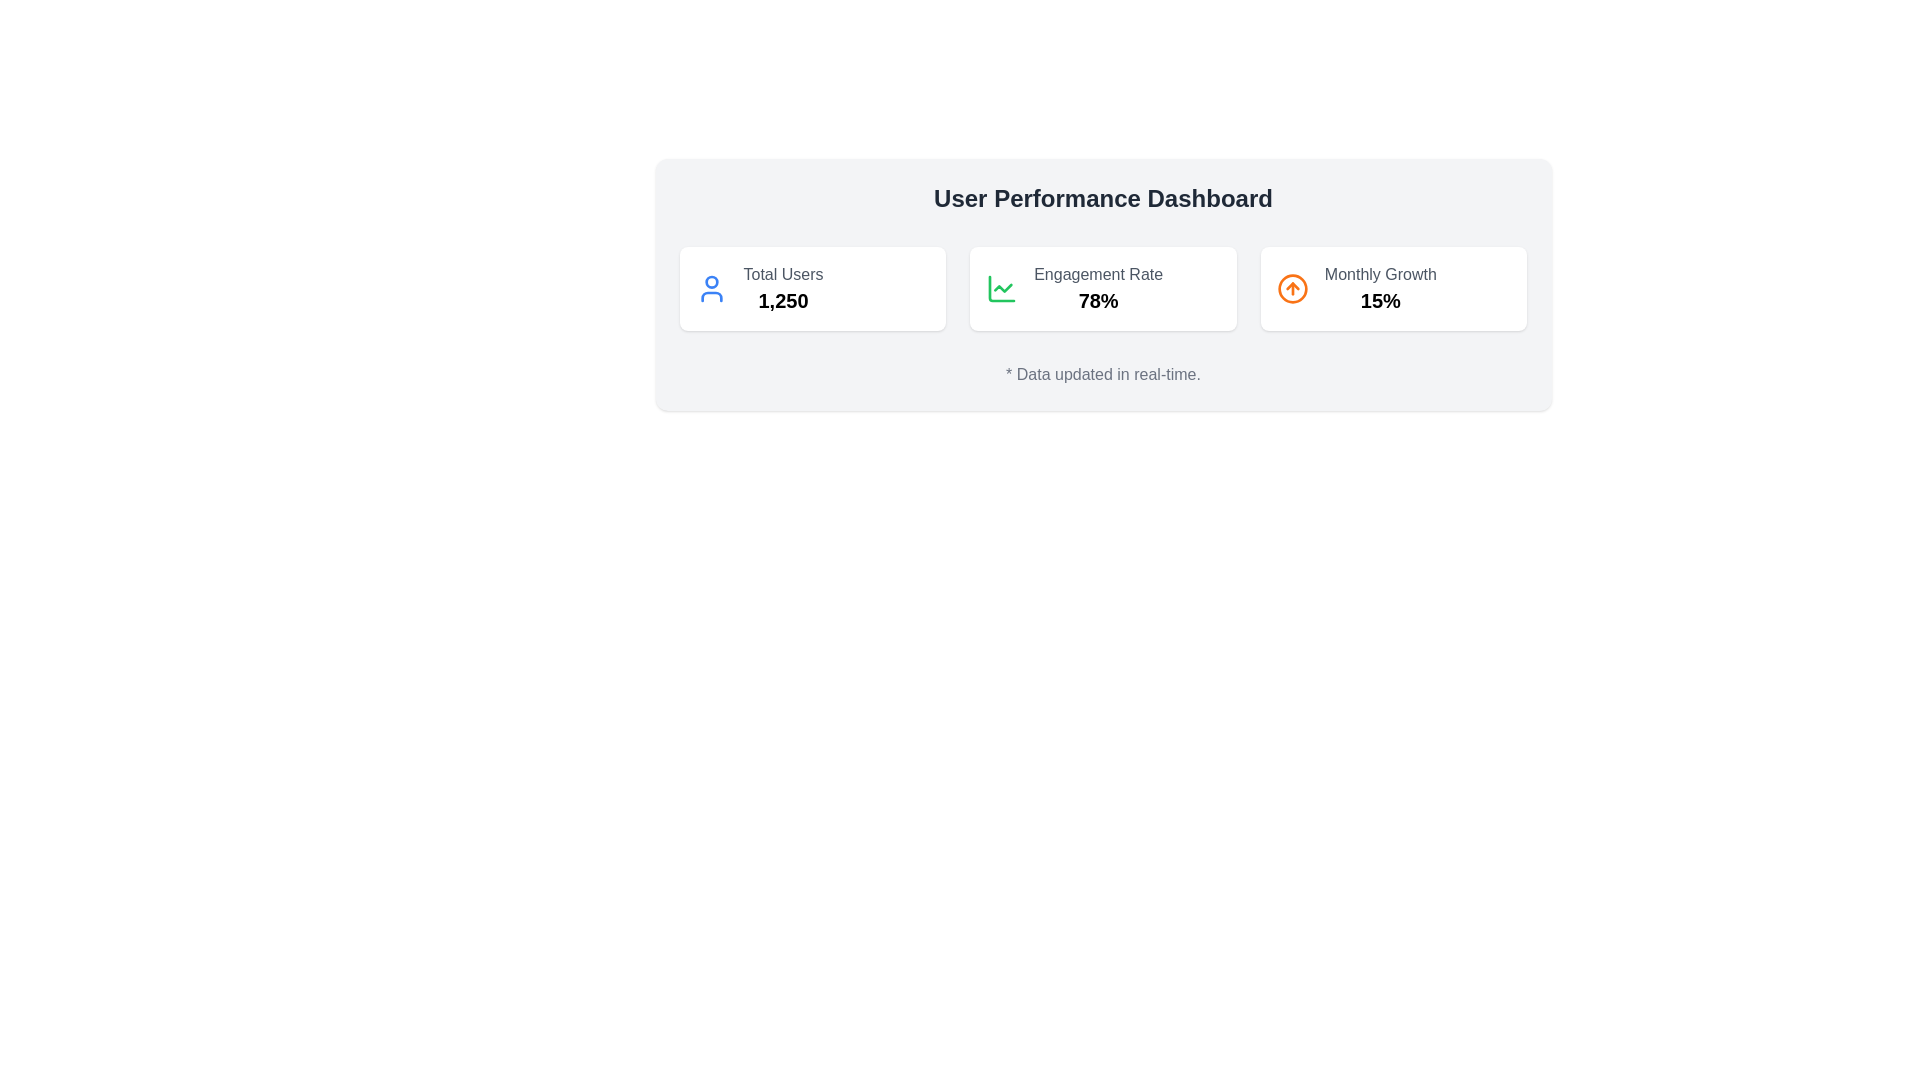 The width and height of the screenshot is (1920, 1080). I want to click on text label displaying 'Monthly Growth' located in the rightmost panel of the dashboard, above the '15%' value, so click(1379, 274).